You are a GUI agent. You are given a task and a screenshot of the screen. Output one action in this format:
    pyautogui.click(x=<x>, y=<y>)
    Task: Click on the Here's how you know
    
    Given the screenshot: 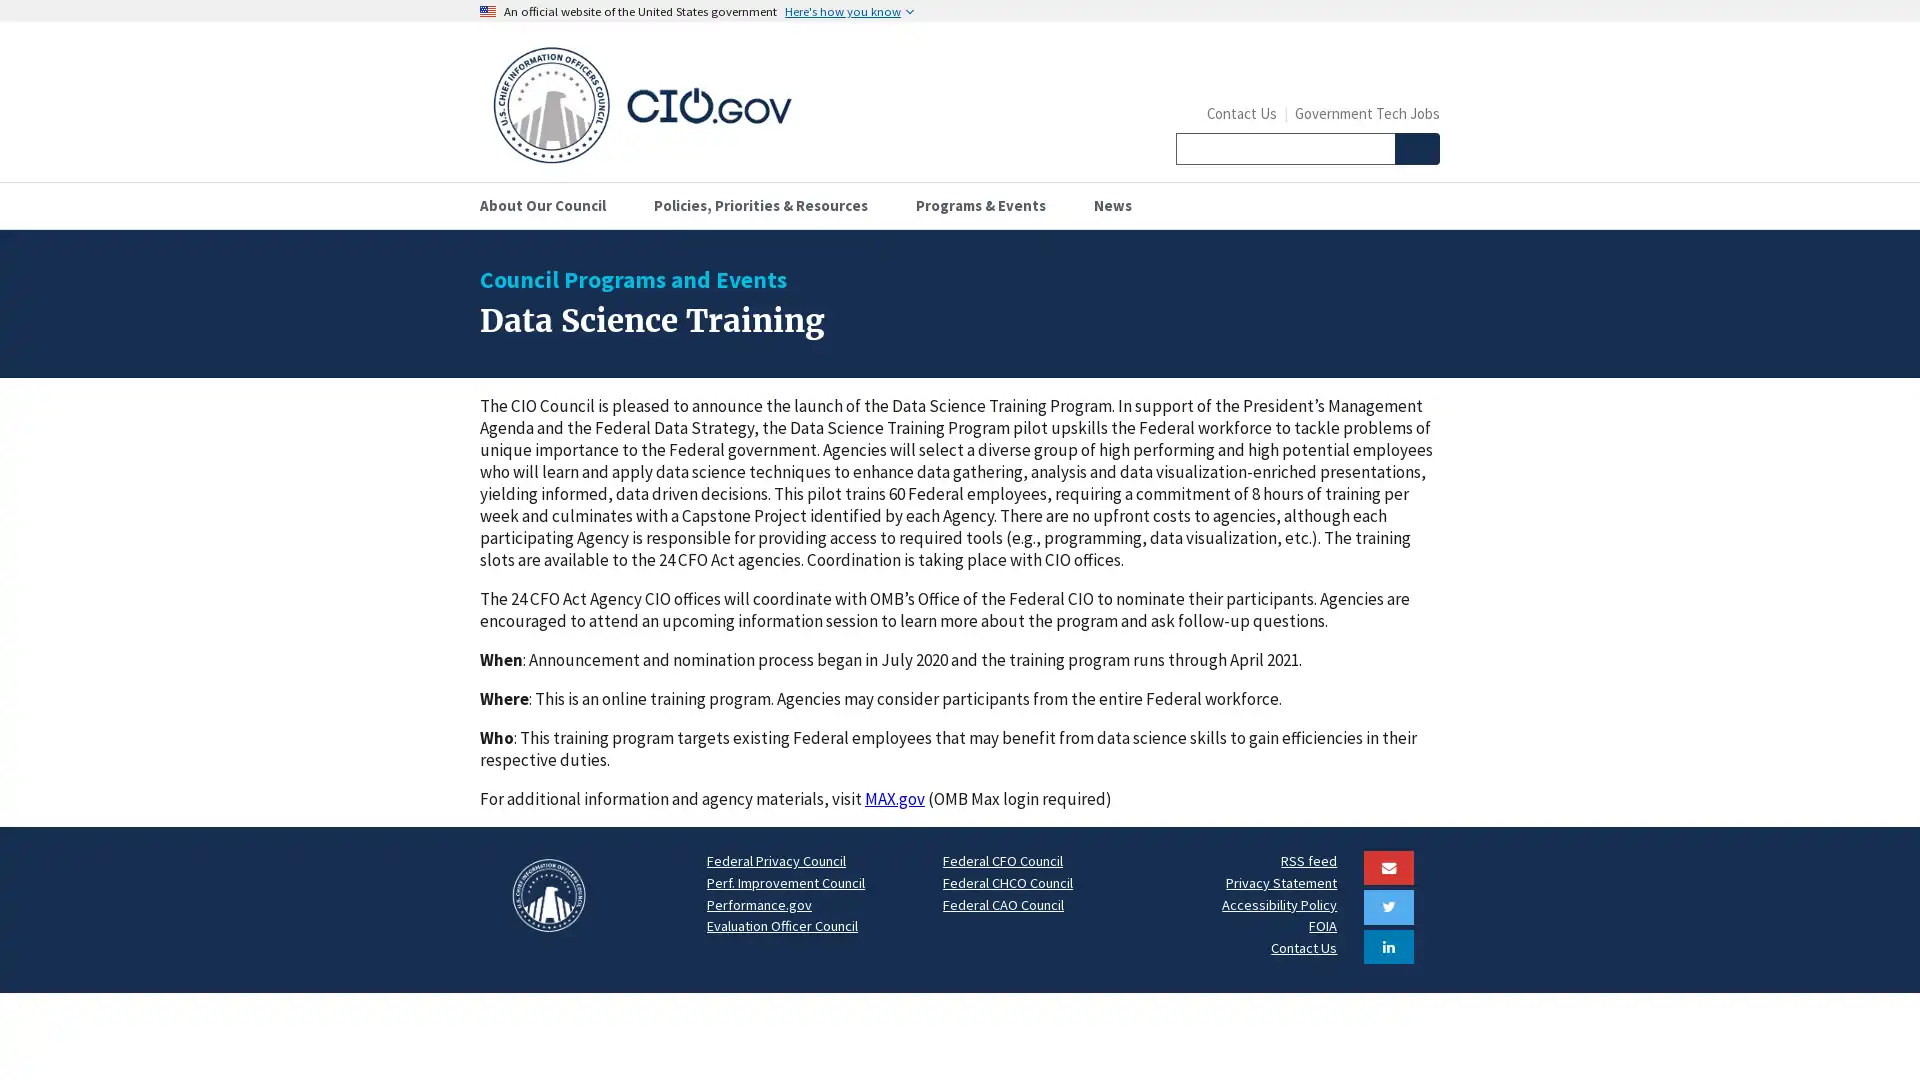 What is the action you would take?
    pyautogui.click(x=849, y=11)
    